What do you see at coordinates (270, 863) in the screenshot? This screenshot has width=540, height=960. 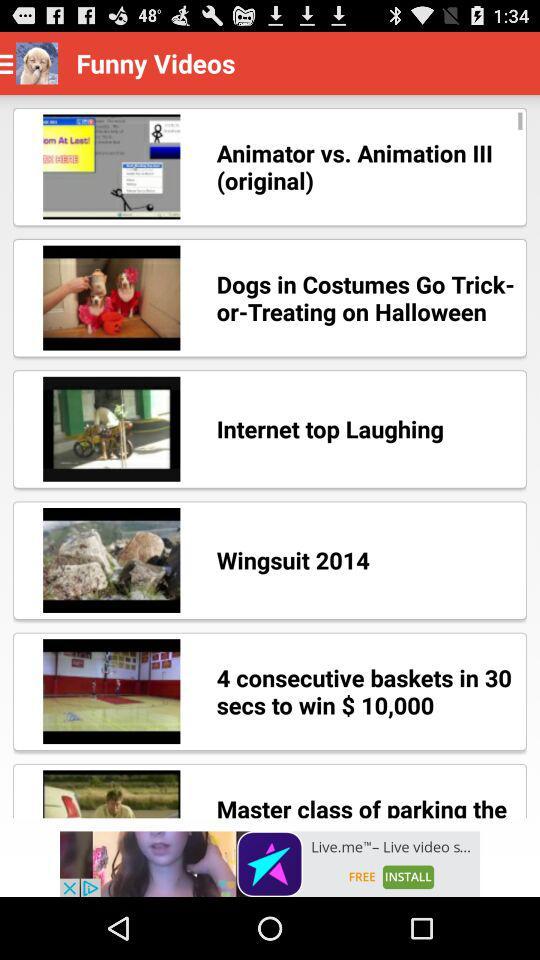 I see `opens the advertisement` at bounding box center [270, 863].